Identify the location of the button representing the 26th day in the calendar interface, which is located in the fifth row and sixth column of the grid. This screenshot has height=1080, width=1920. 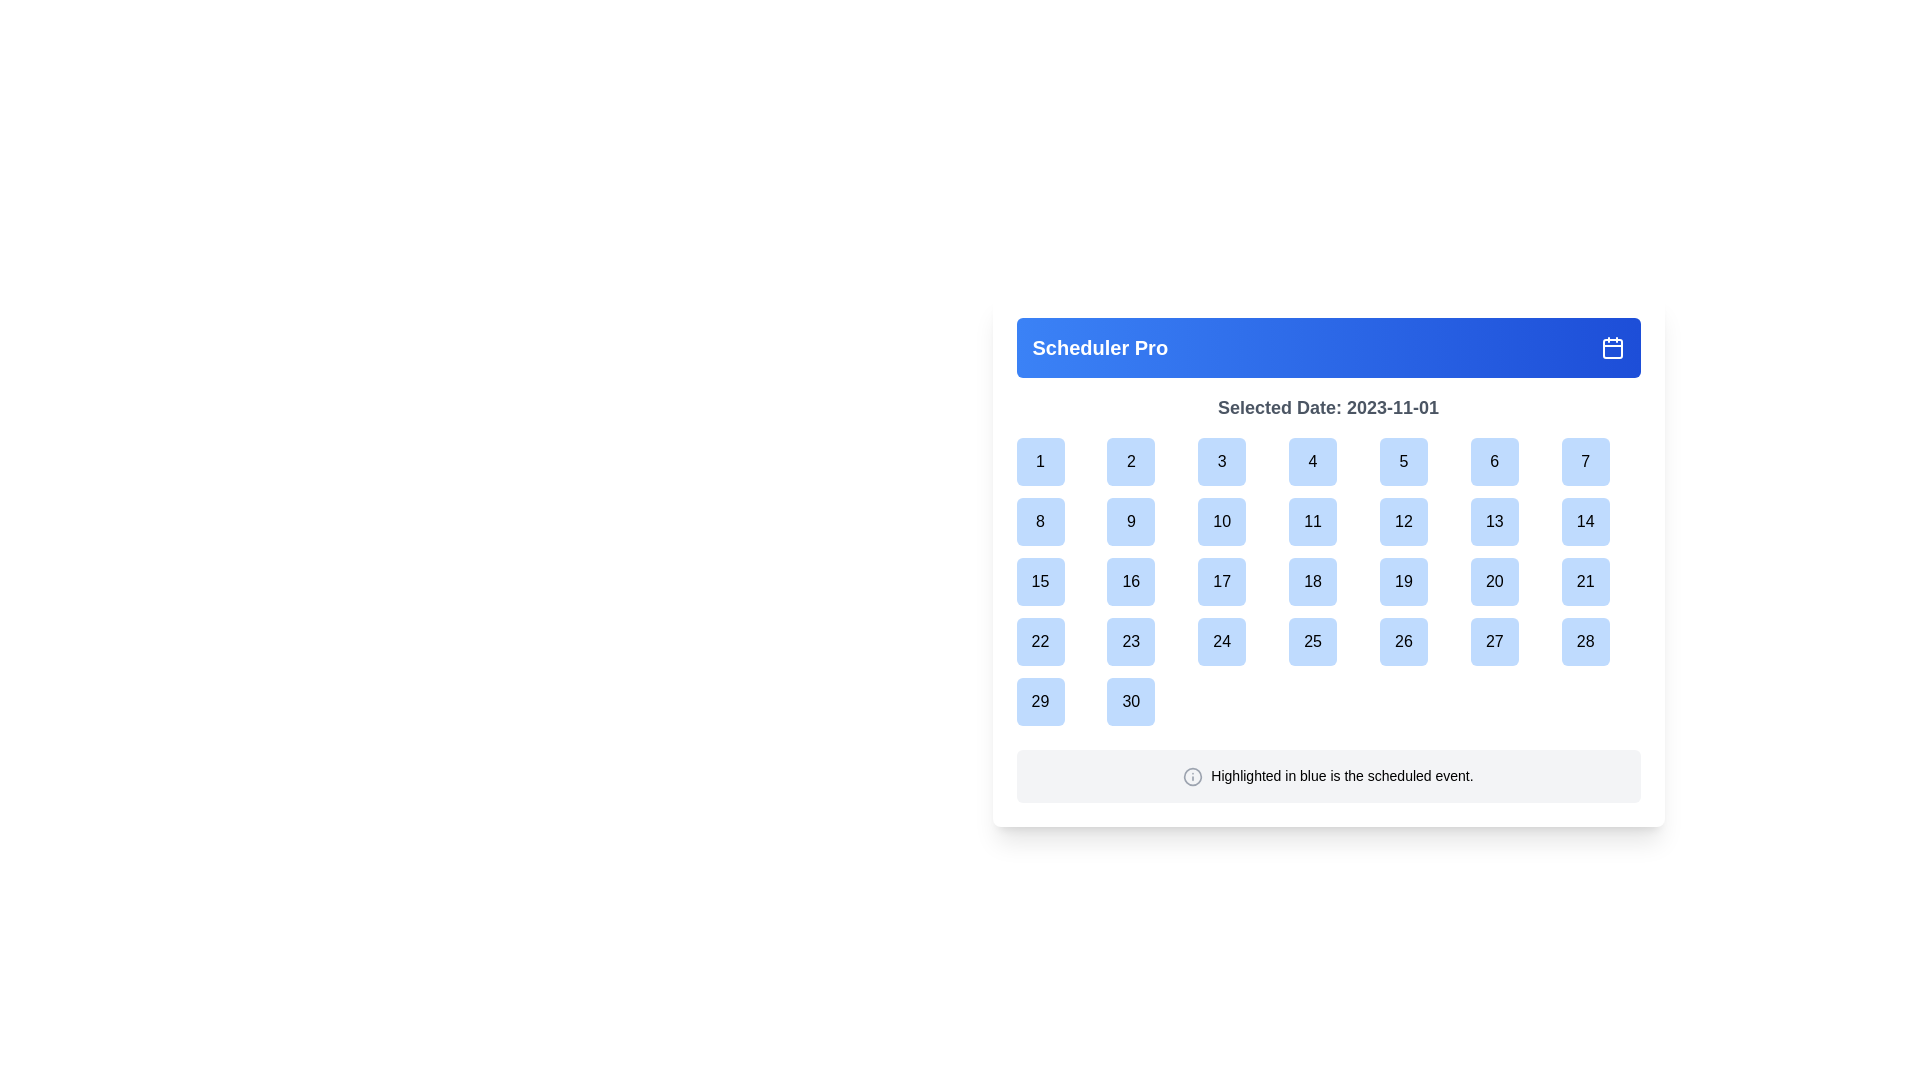
(1418, 641).